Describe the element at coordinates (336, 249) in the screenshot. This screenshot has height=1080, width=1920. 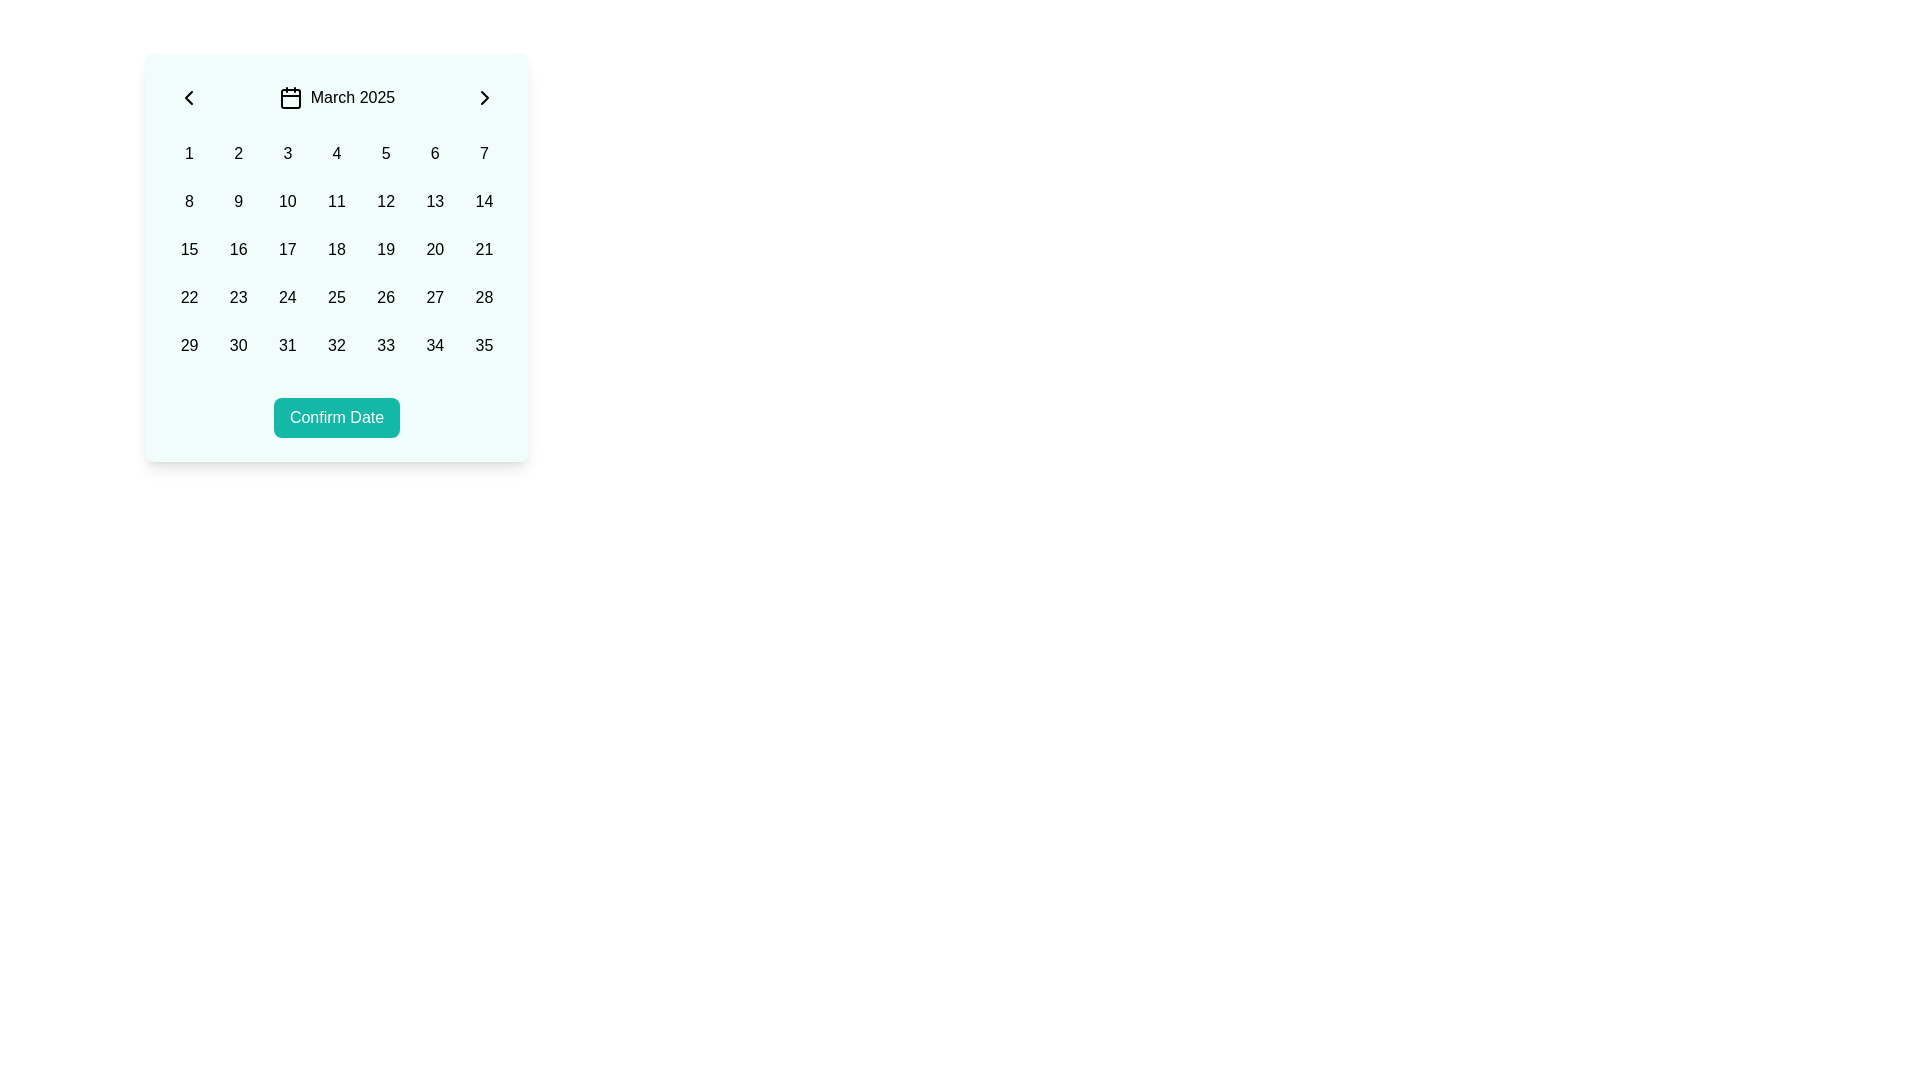
I see `the date selector button for the date '18' located in the third row and fourth column of the calendar grid` at that location.